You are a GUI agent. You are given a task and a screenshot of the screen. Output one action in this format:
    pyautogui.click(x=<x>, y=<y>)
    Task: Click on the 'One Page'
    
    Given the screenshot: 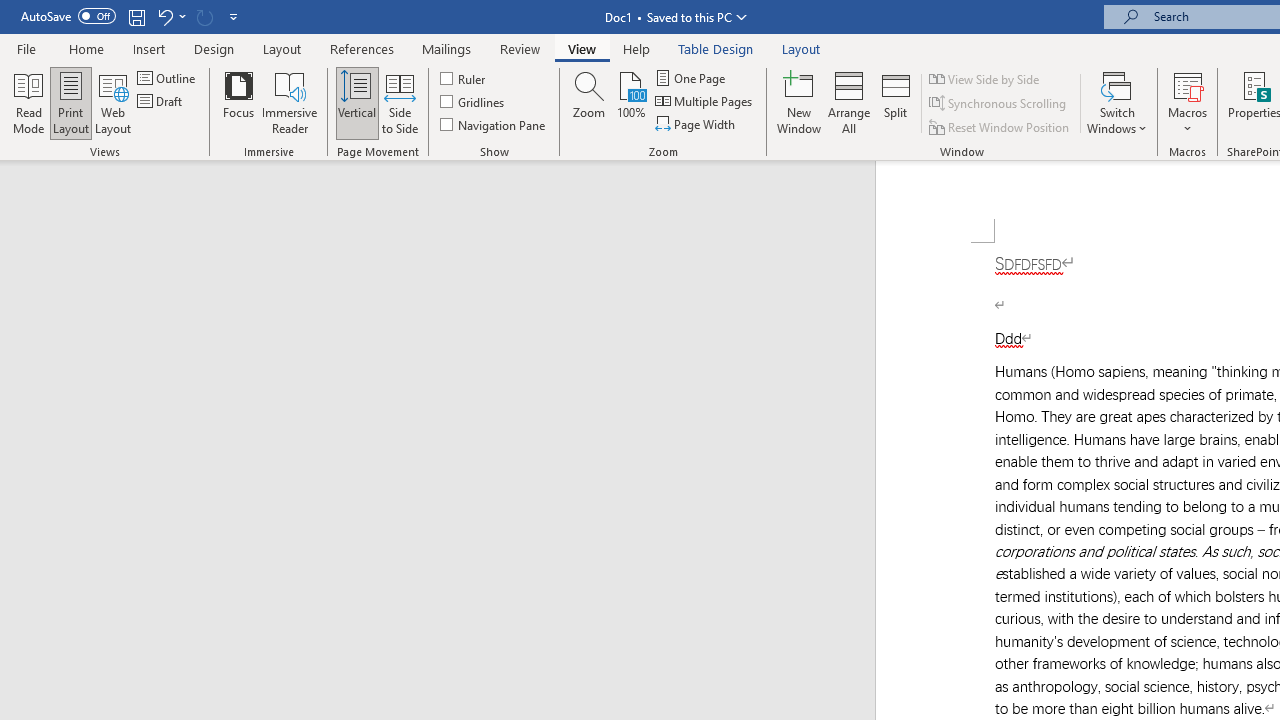 What is the action you would take?
    pyautogui.click(x=691, y=77)
    